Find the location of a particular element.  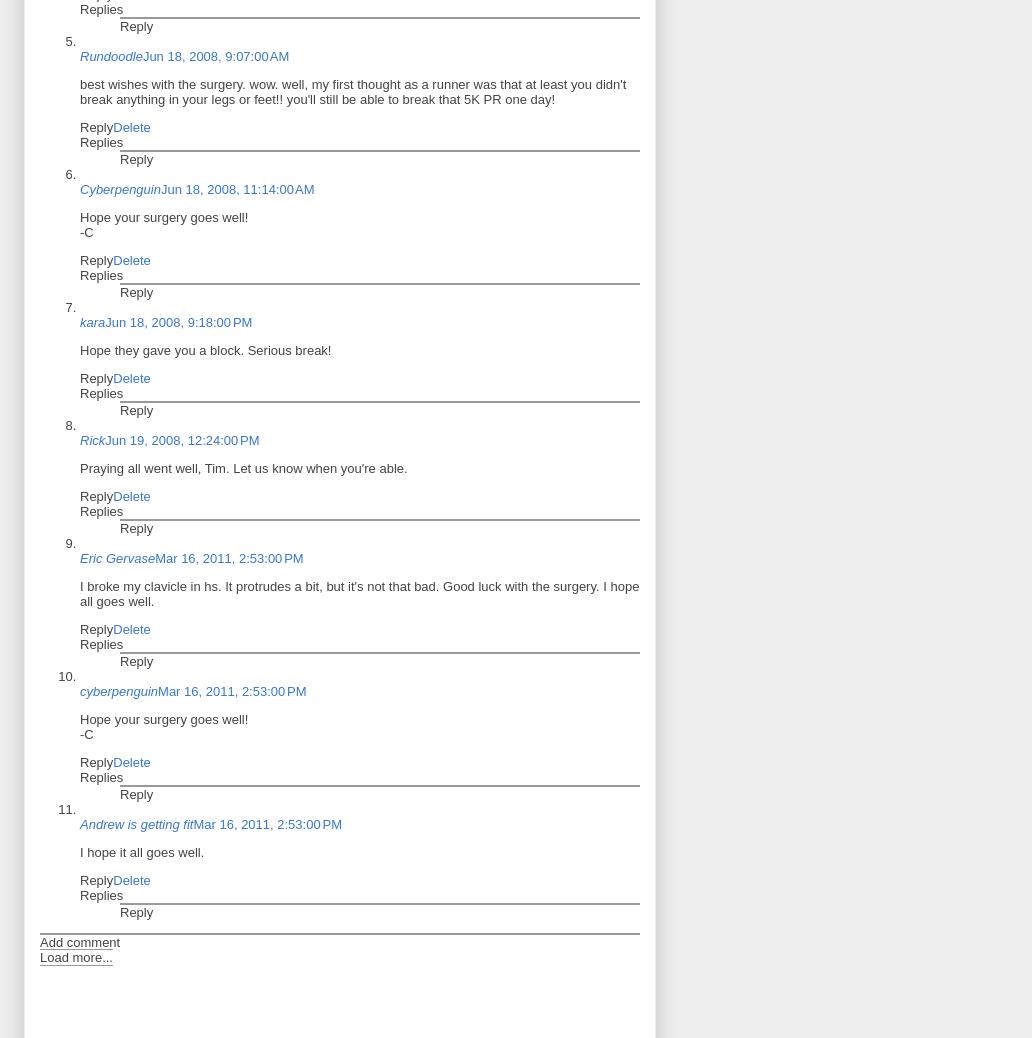

'Eric Gervase' is located at coordinates (79, 556).